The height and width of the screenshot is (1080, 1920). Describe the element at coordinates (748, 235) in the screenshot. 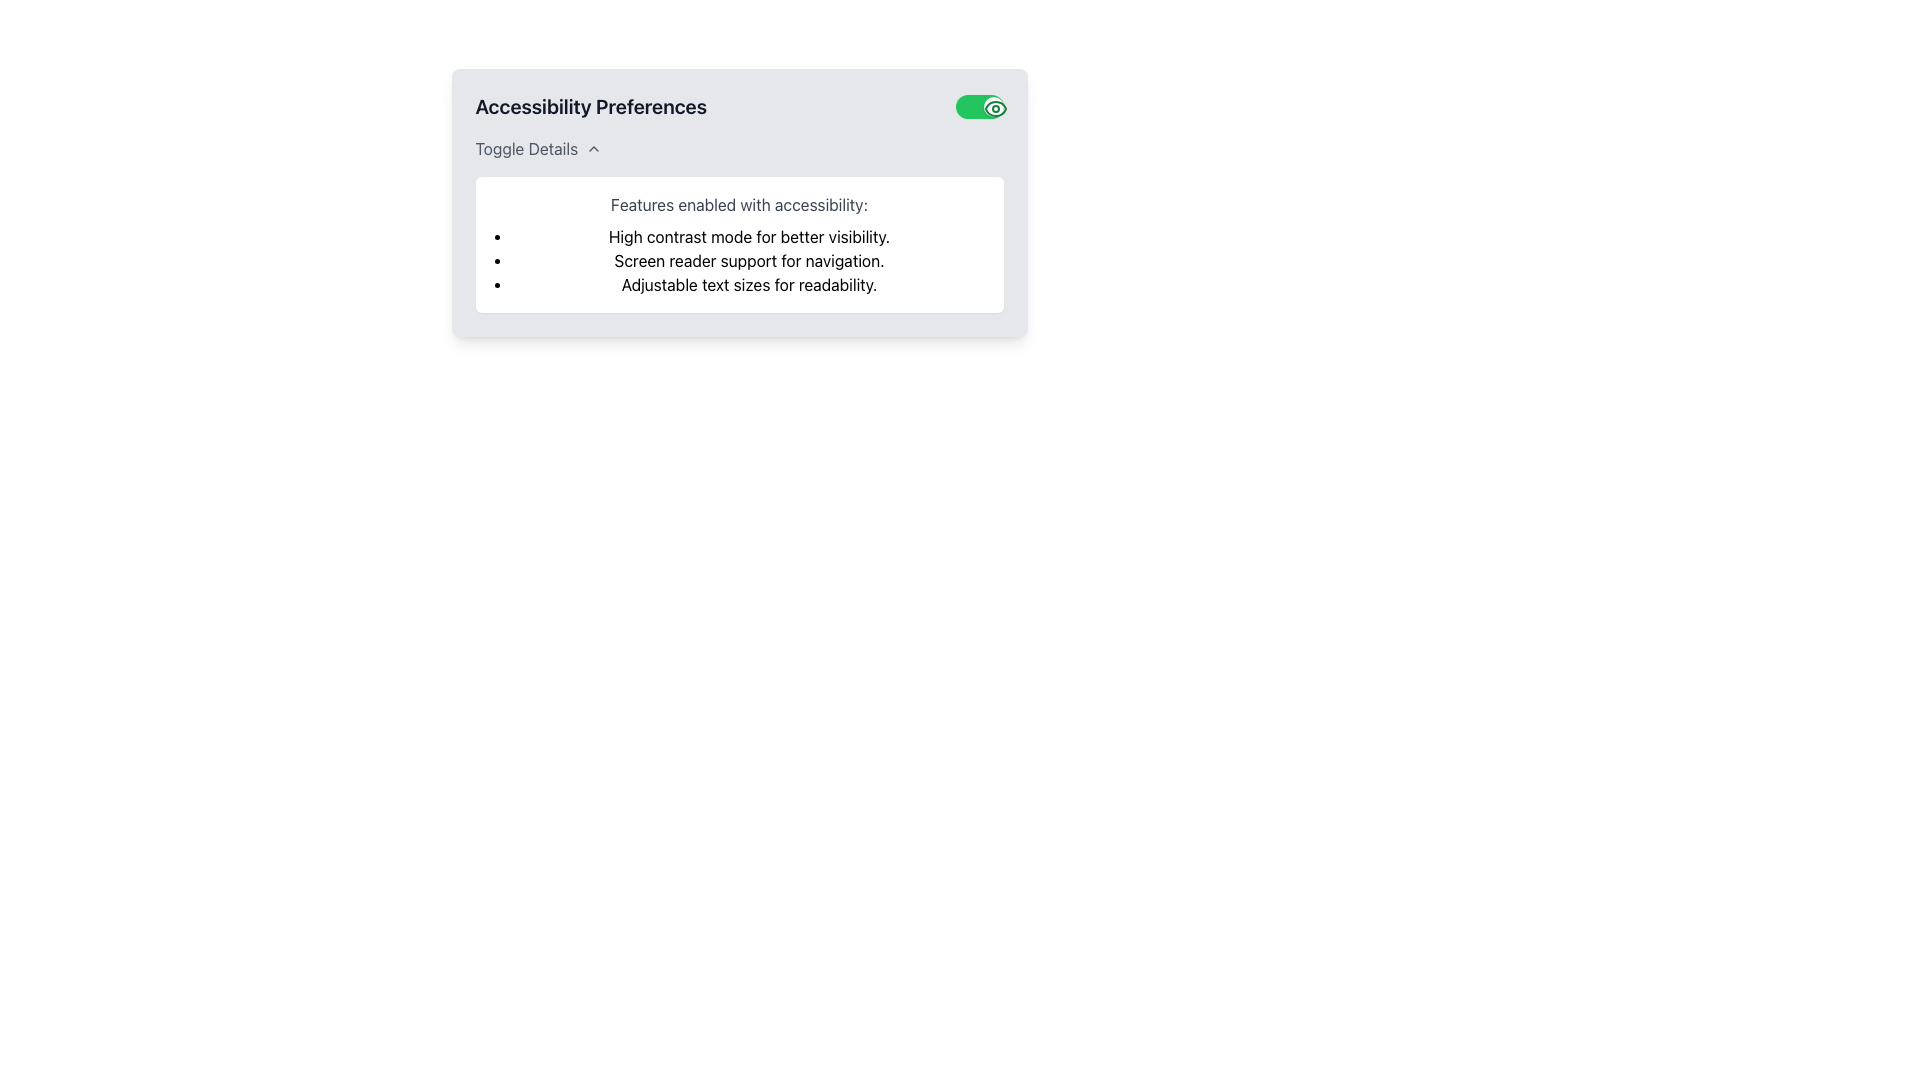

I see `the informational text block that describes accessibility features, located under the heading 'Features enabled with accessibility:' in the 'Accessibility Preferences' section` at that location.